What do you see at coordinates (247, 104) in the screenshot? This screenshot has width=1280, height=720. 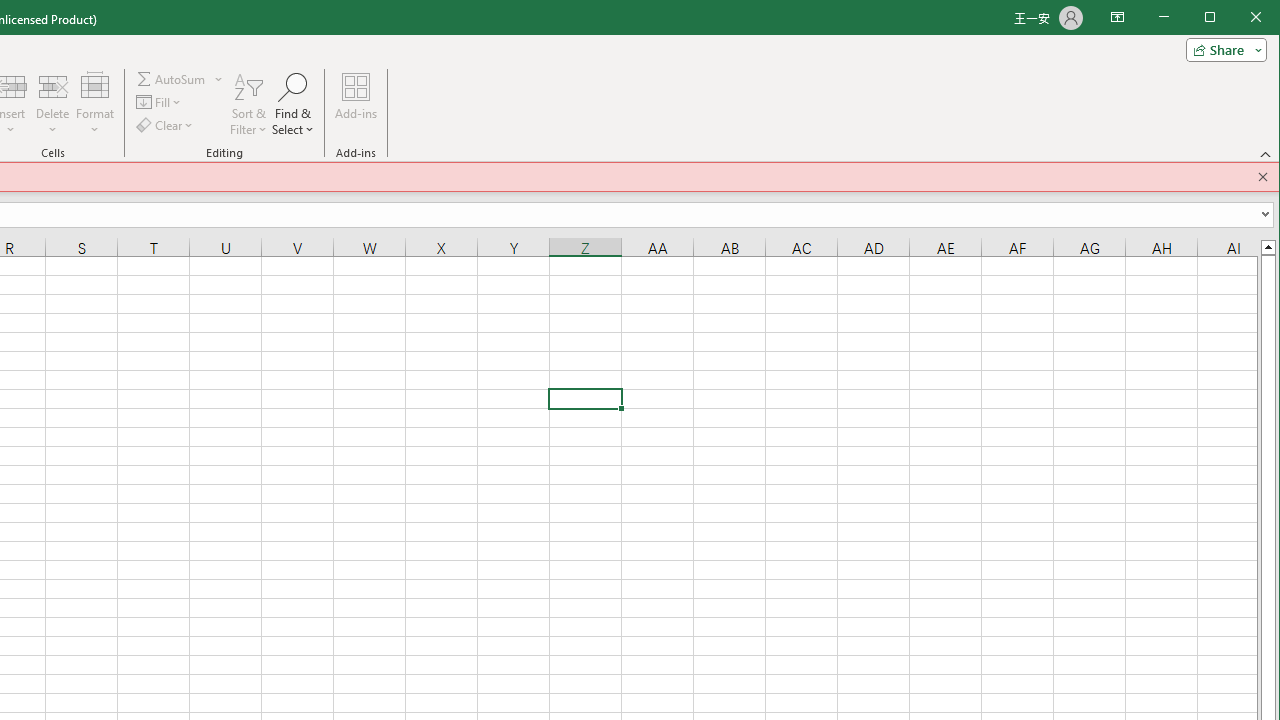 I see `'Sort & Filter'` at bounding box center [247, 104].